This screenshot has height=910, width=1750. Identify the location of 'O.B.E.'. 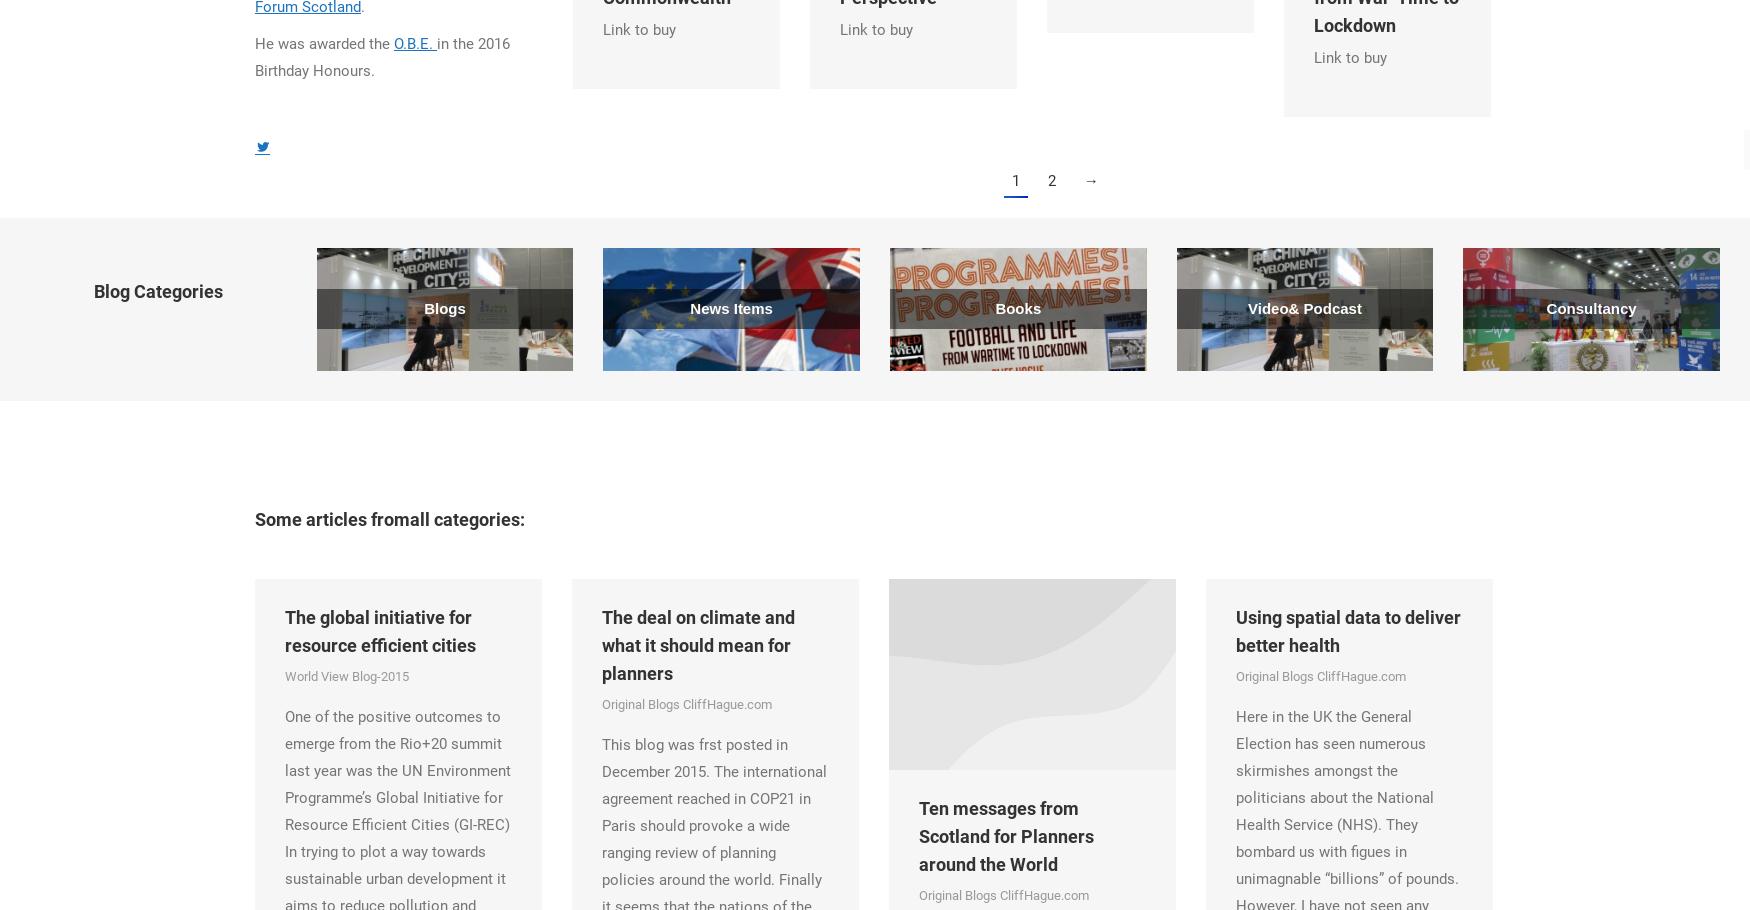
(414, 43).